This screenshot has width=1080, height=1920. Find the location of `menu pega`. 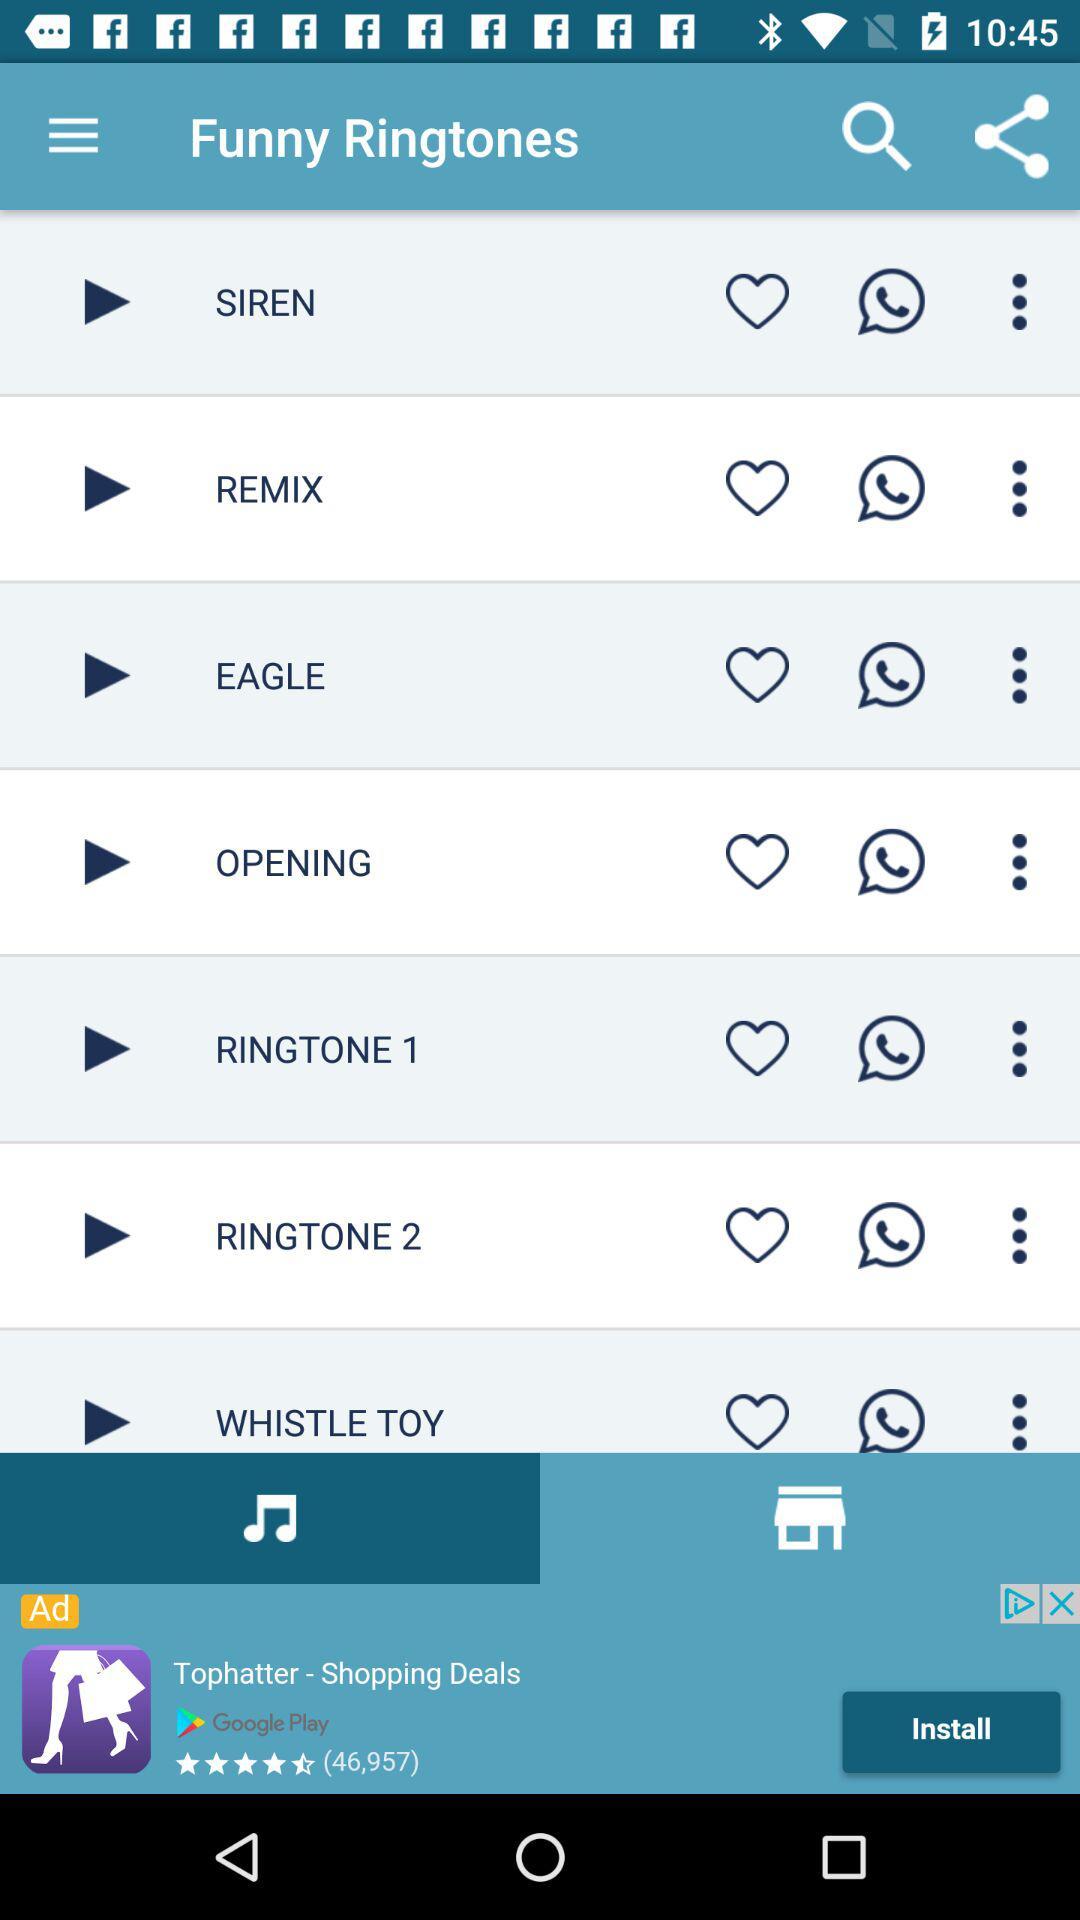

menu pega is located at coordinates (1019, 1047).